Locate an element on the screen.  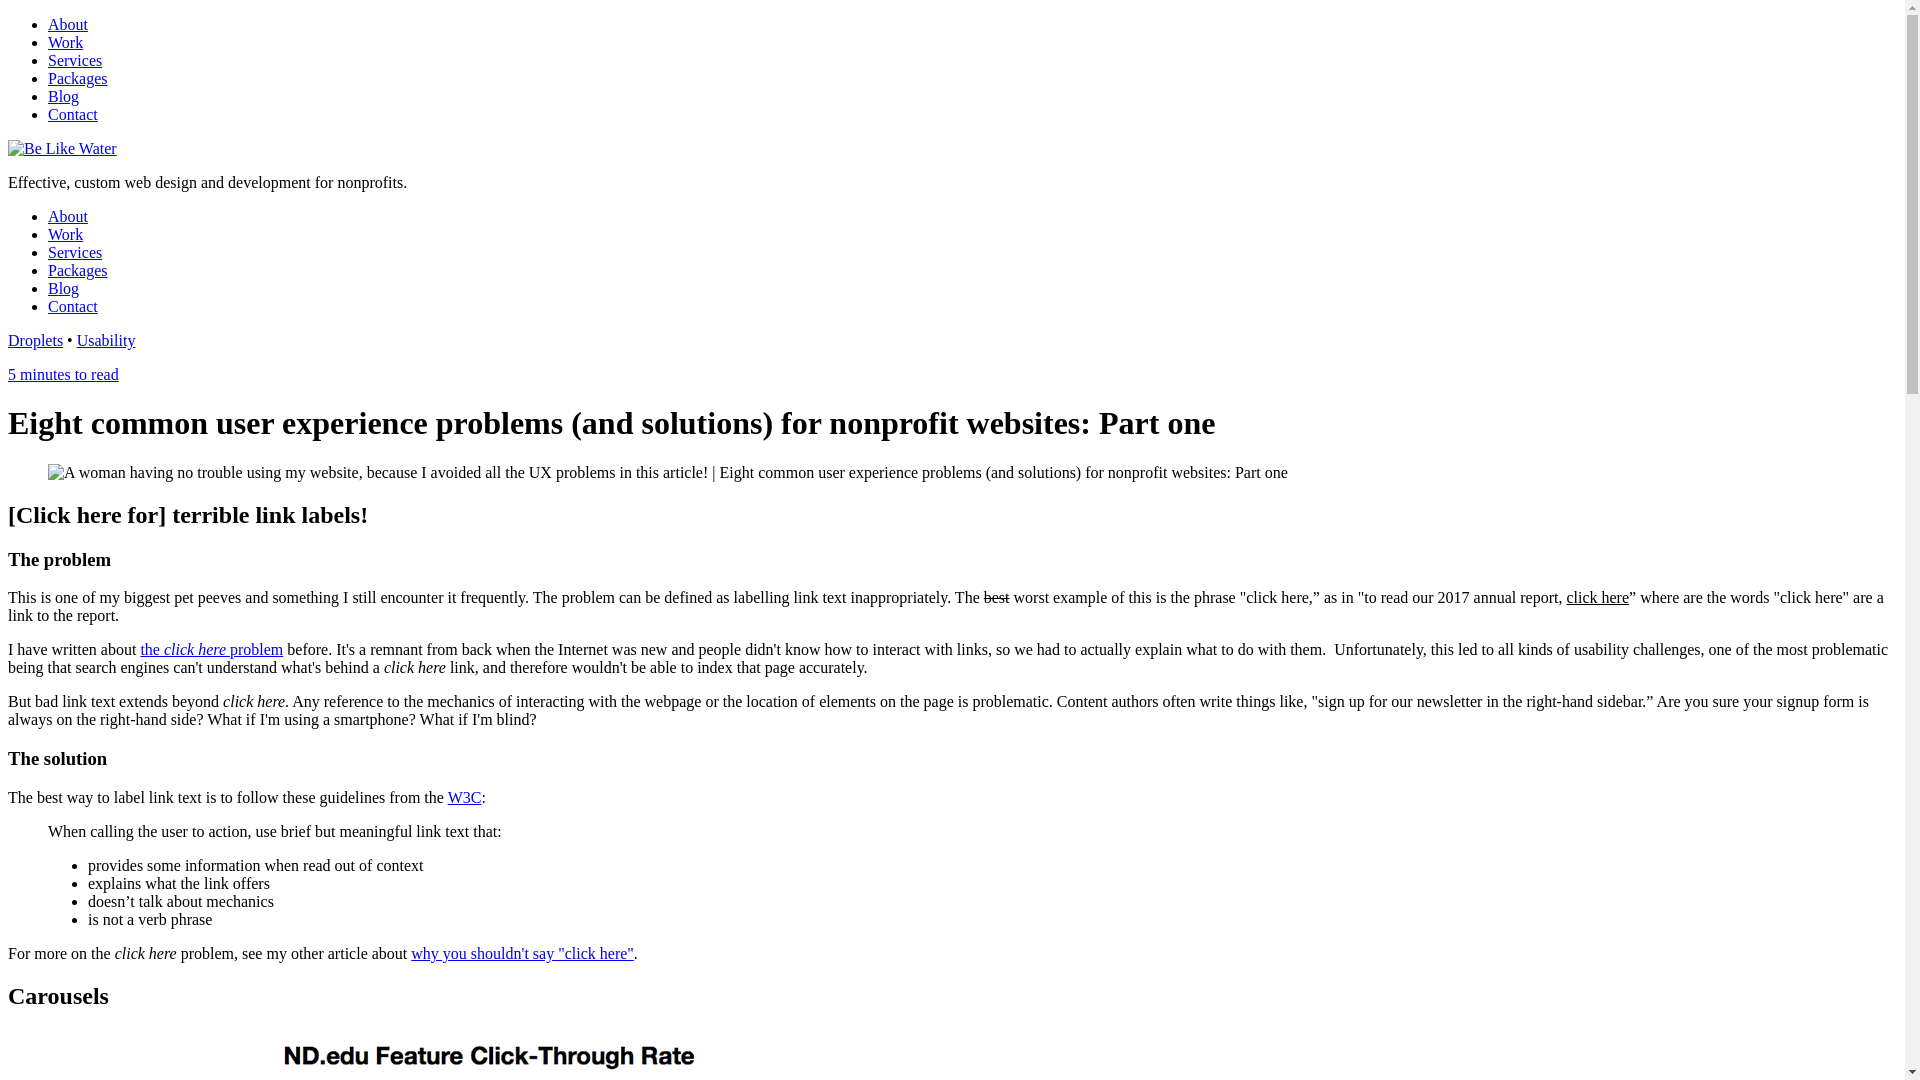
'Contact' is located at coordinates (48, 306).